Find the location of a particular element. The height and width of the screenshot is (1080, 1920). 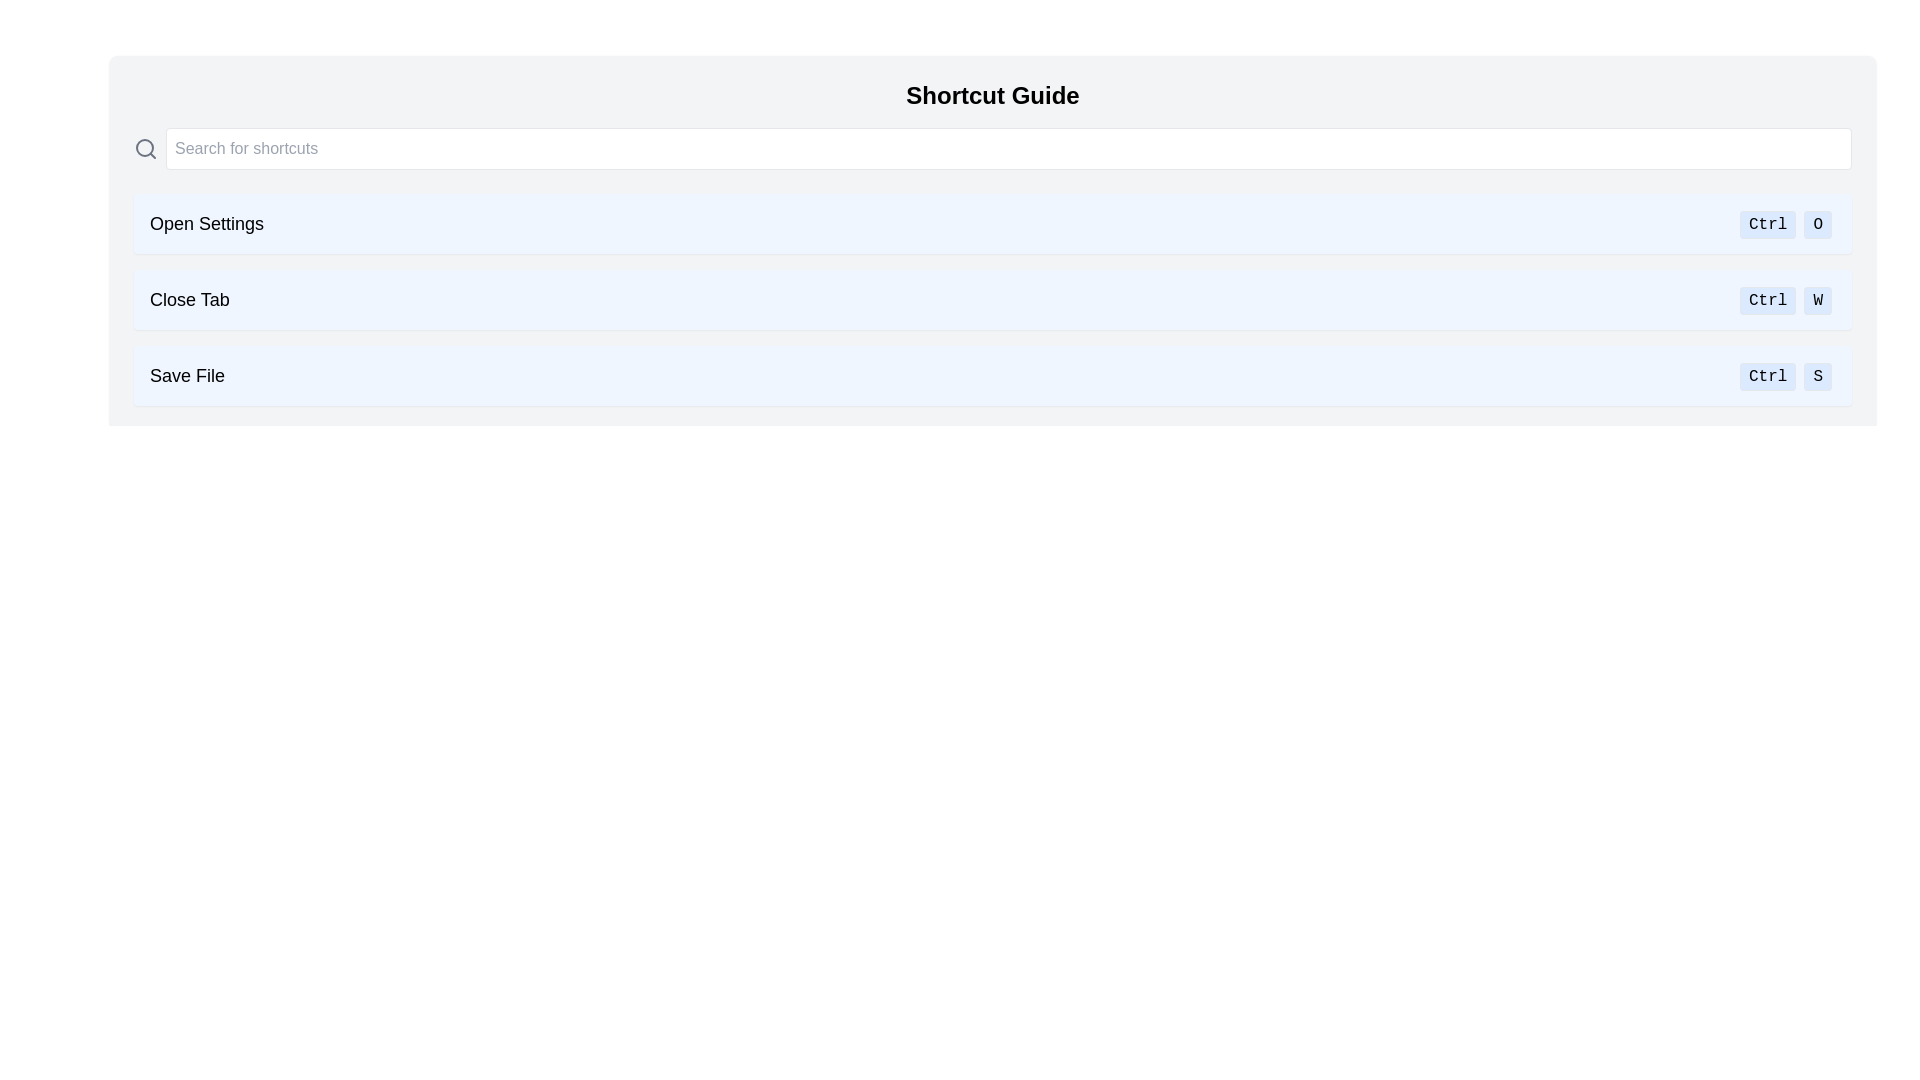

the text label that describes the shortcut item for opening settings, which is located on the leftmost side of a horizontal bar with a light blue background is located at coordinates (206, 223).